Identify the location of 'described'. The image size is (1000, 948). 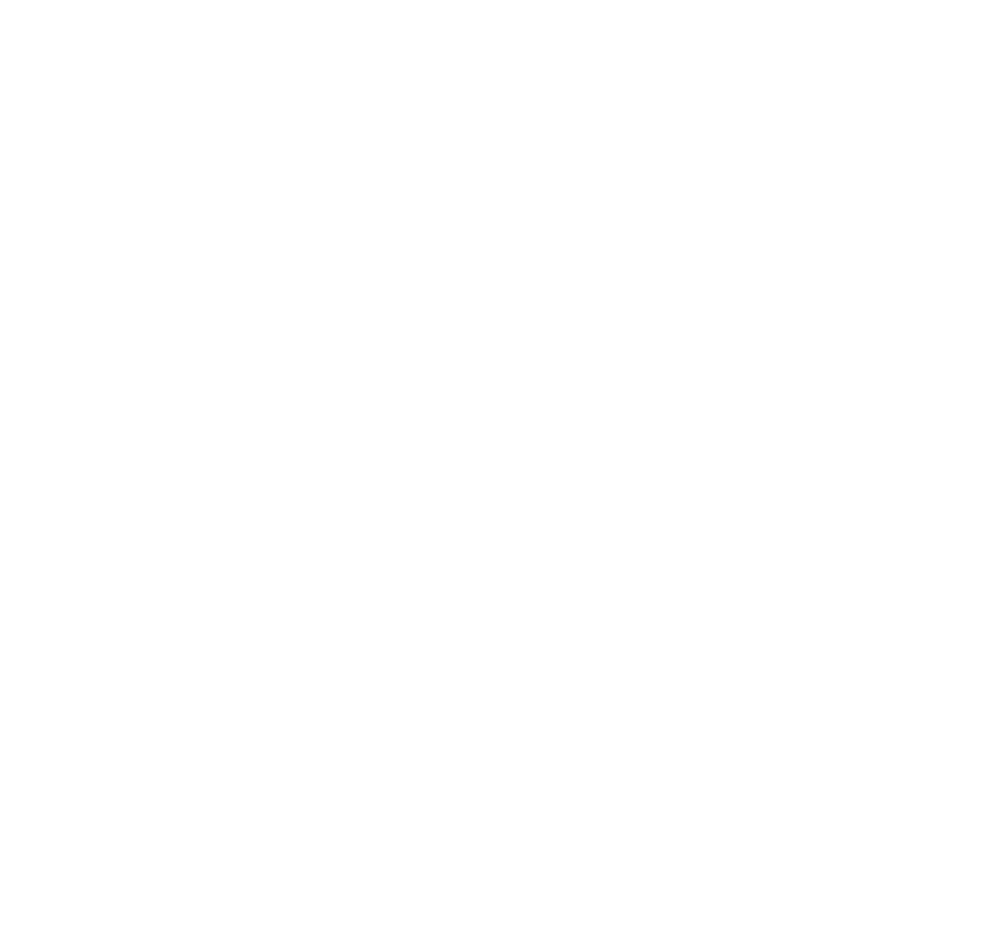
(555, 495).